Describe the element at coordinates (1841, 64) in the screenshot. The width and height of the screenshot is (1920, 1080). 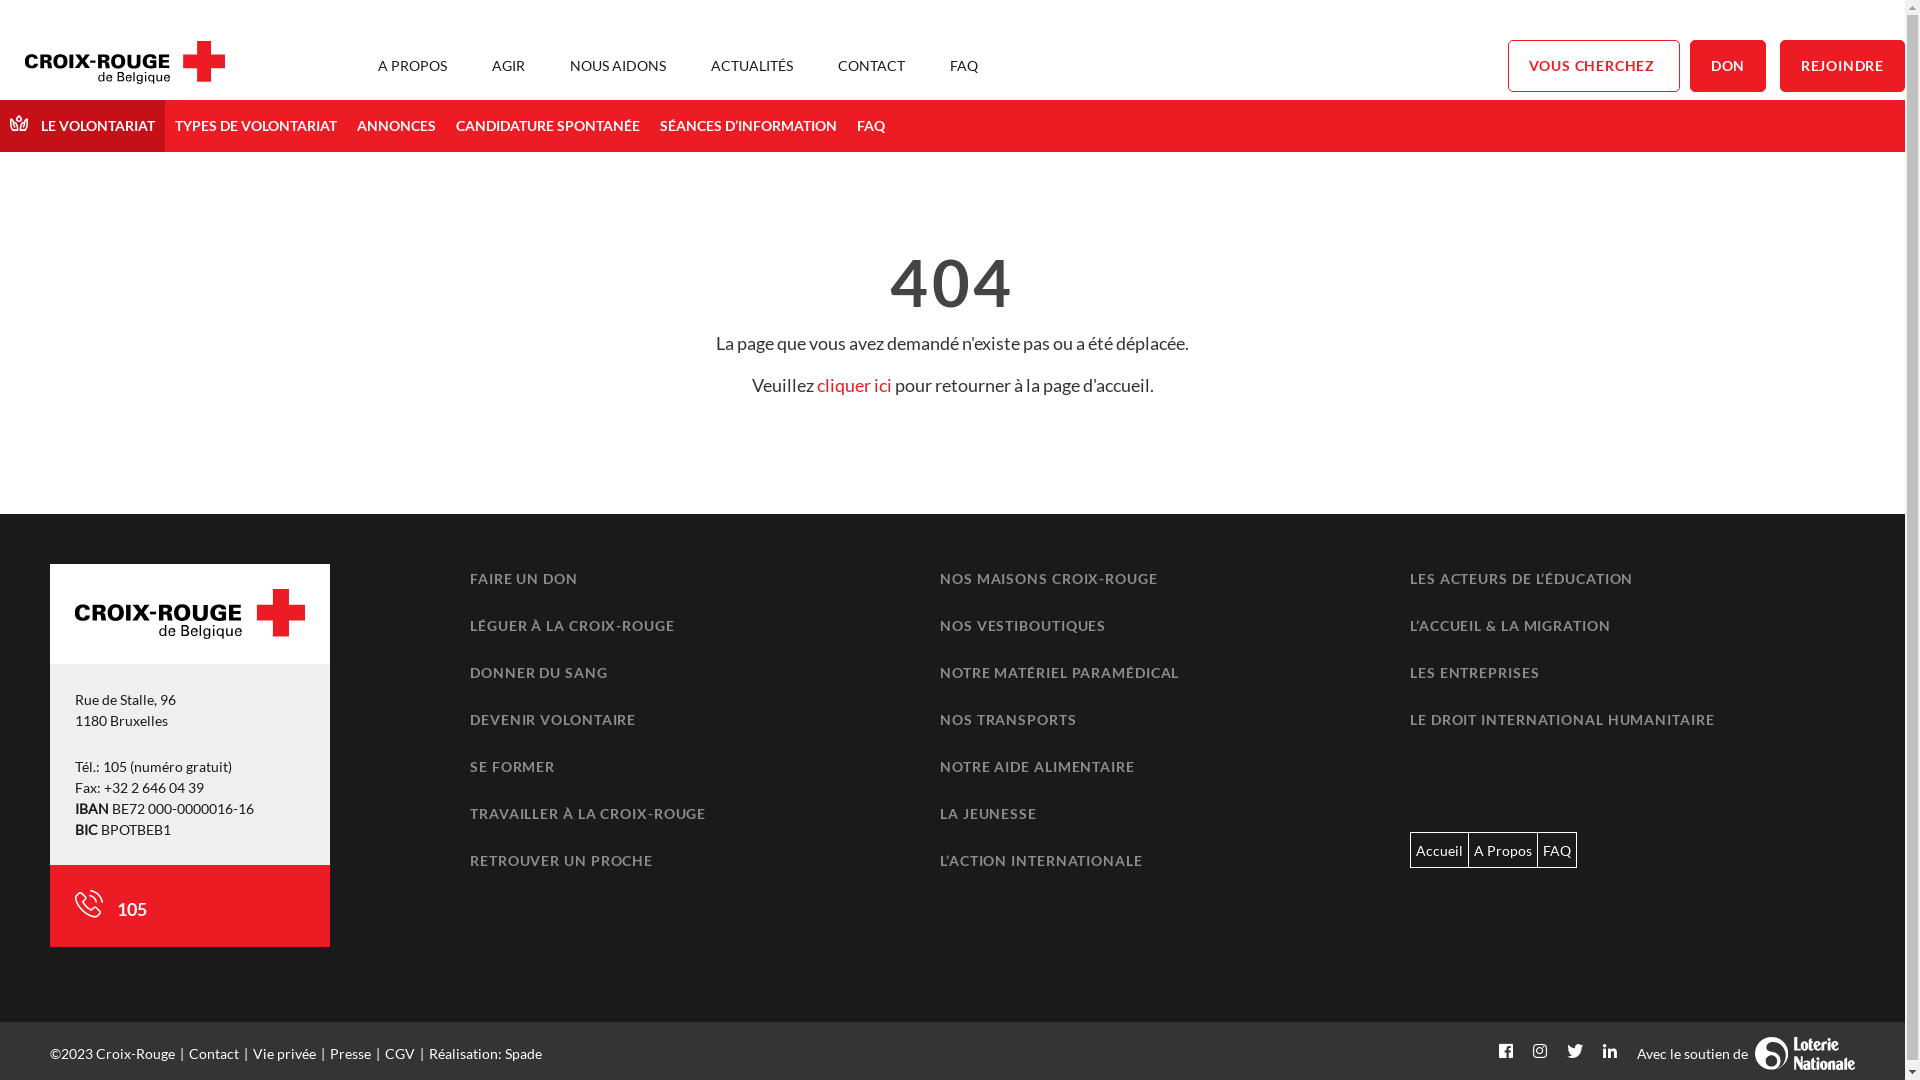
I see `'REJOINDRE'` at that location.